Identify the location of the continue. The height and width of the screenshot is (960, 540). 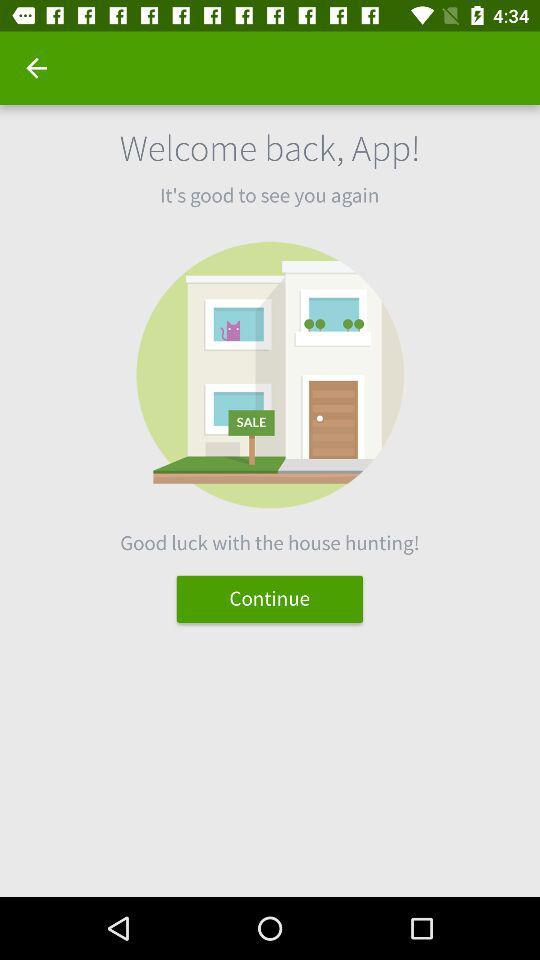
(269, 599).